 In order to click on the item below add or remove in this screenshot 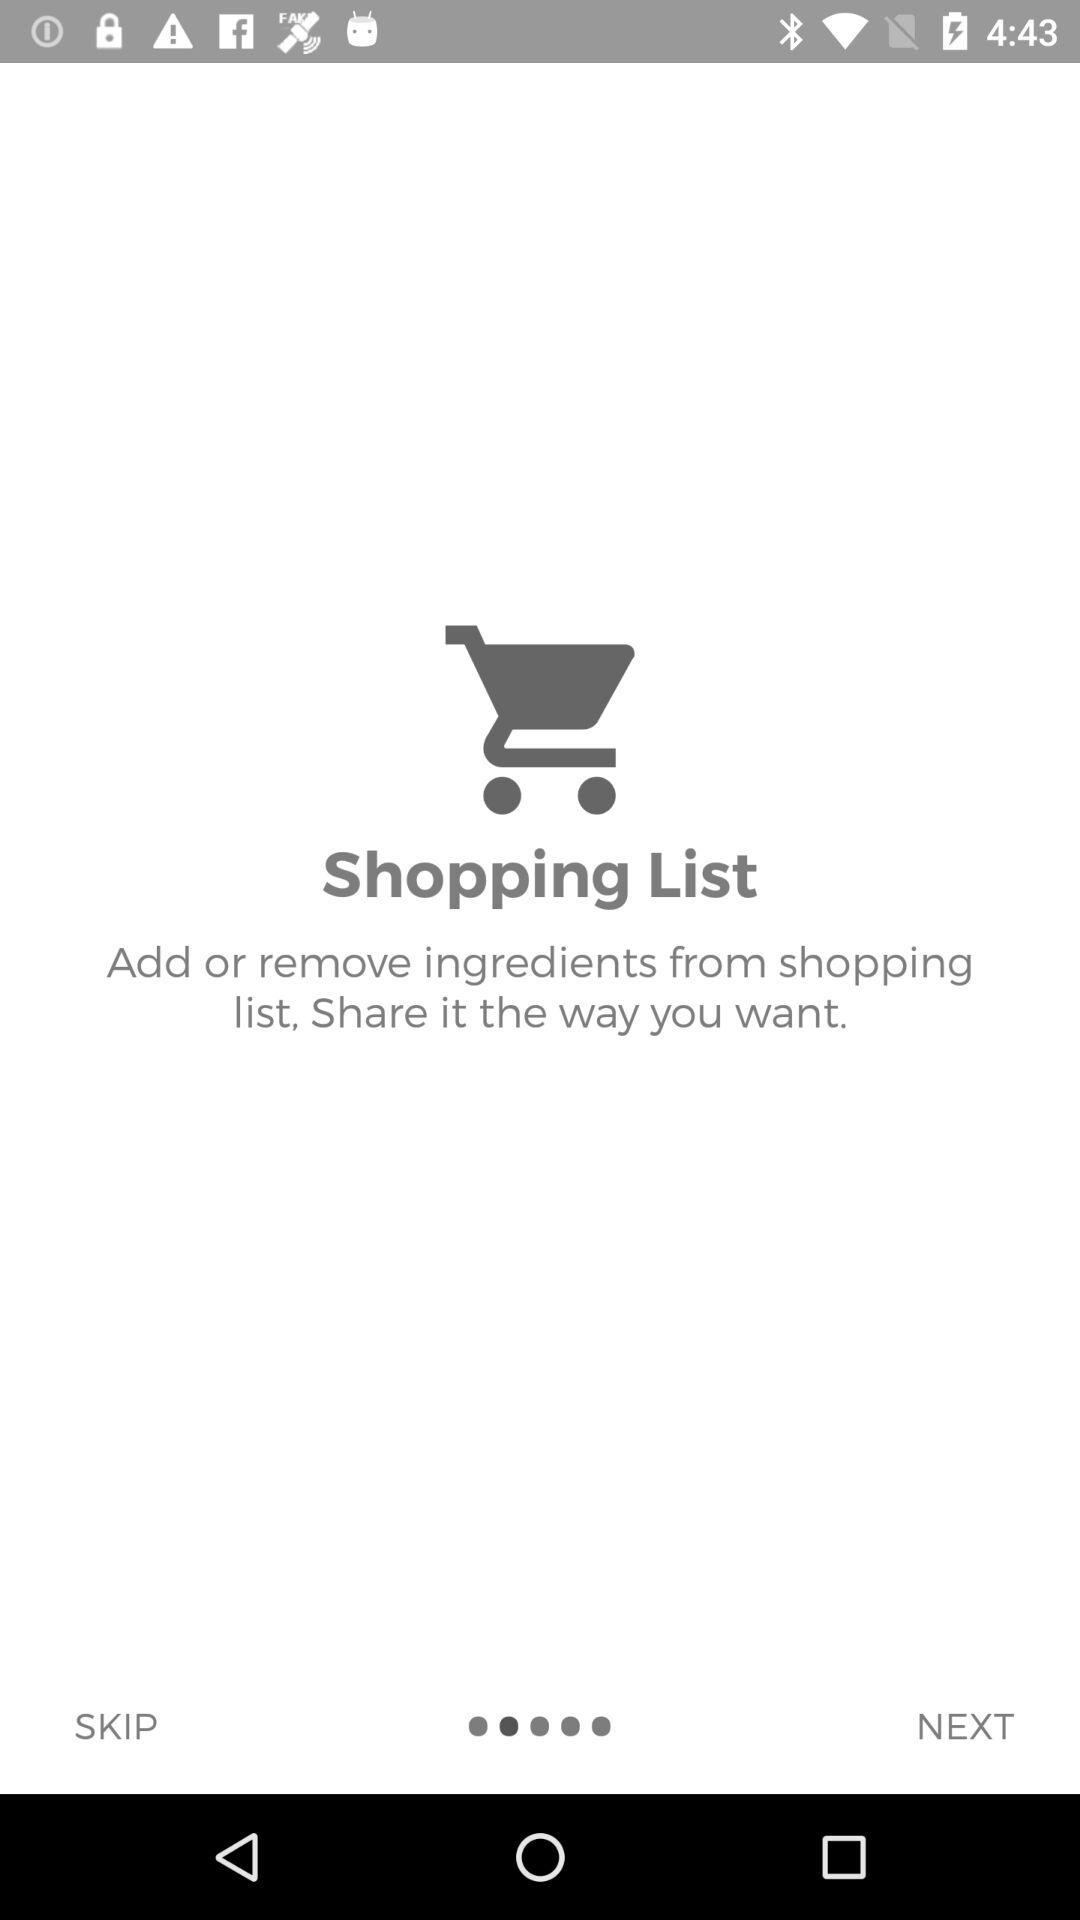, I will do `click(963, 1724)`.